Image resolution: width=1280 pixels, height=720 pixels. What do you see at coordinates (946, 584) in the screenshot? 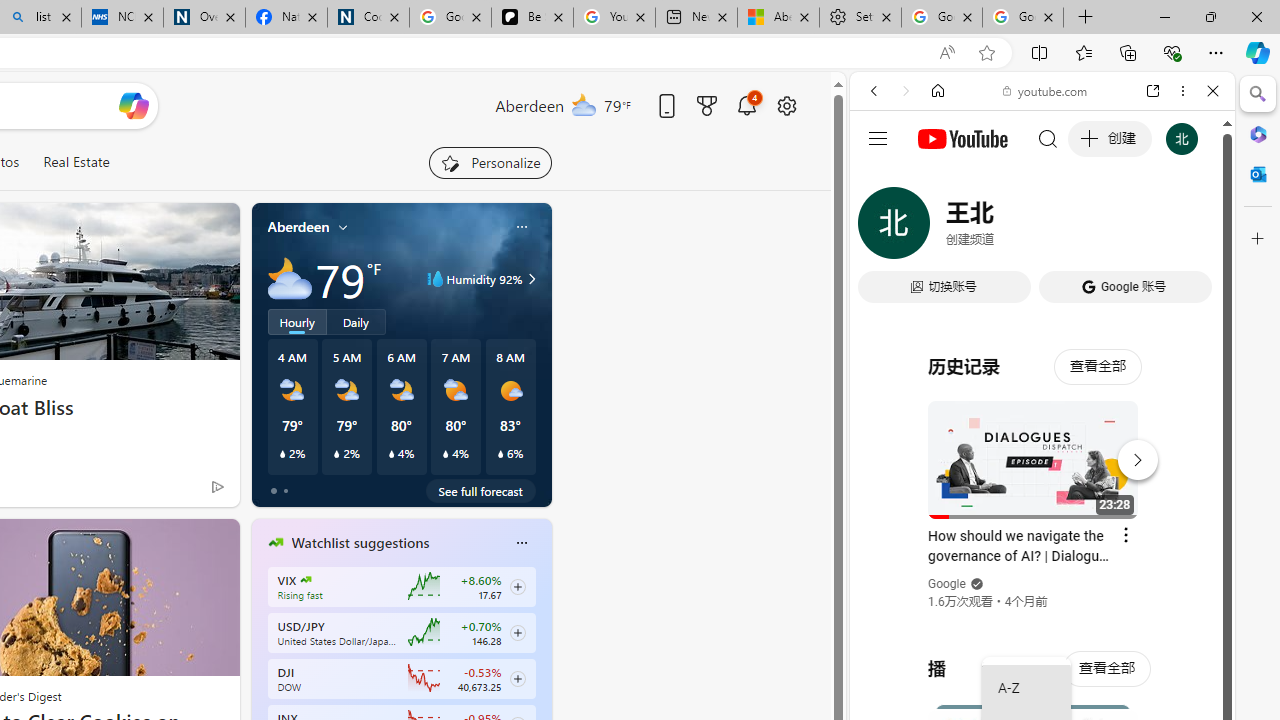
I see `'Google'` at bounding box center [946, 584].